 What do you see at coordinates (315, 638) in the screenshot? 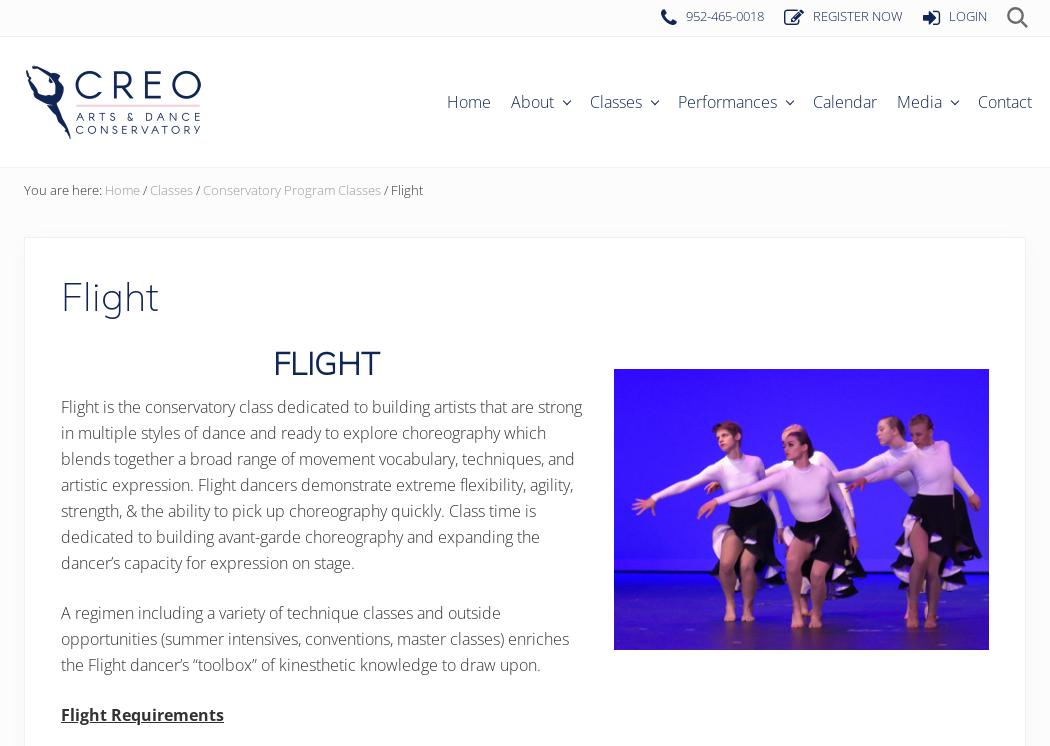
I see `'A regimen including a variety of technique classes and outside opportunities (summer intensives, conventions, master classes) enriches the Flight dancer’s “toolbox” of kinesthetic knowledge to draw upon.'` at bounding box center [315, 638].